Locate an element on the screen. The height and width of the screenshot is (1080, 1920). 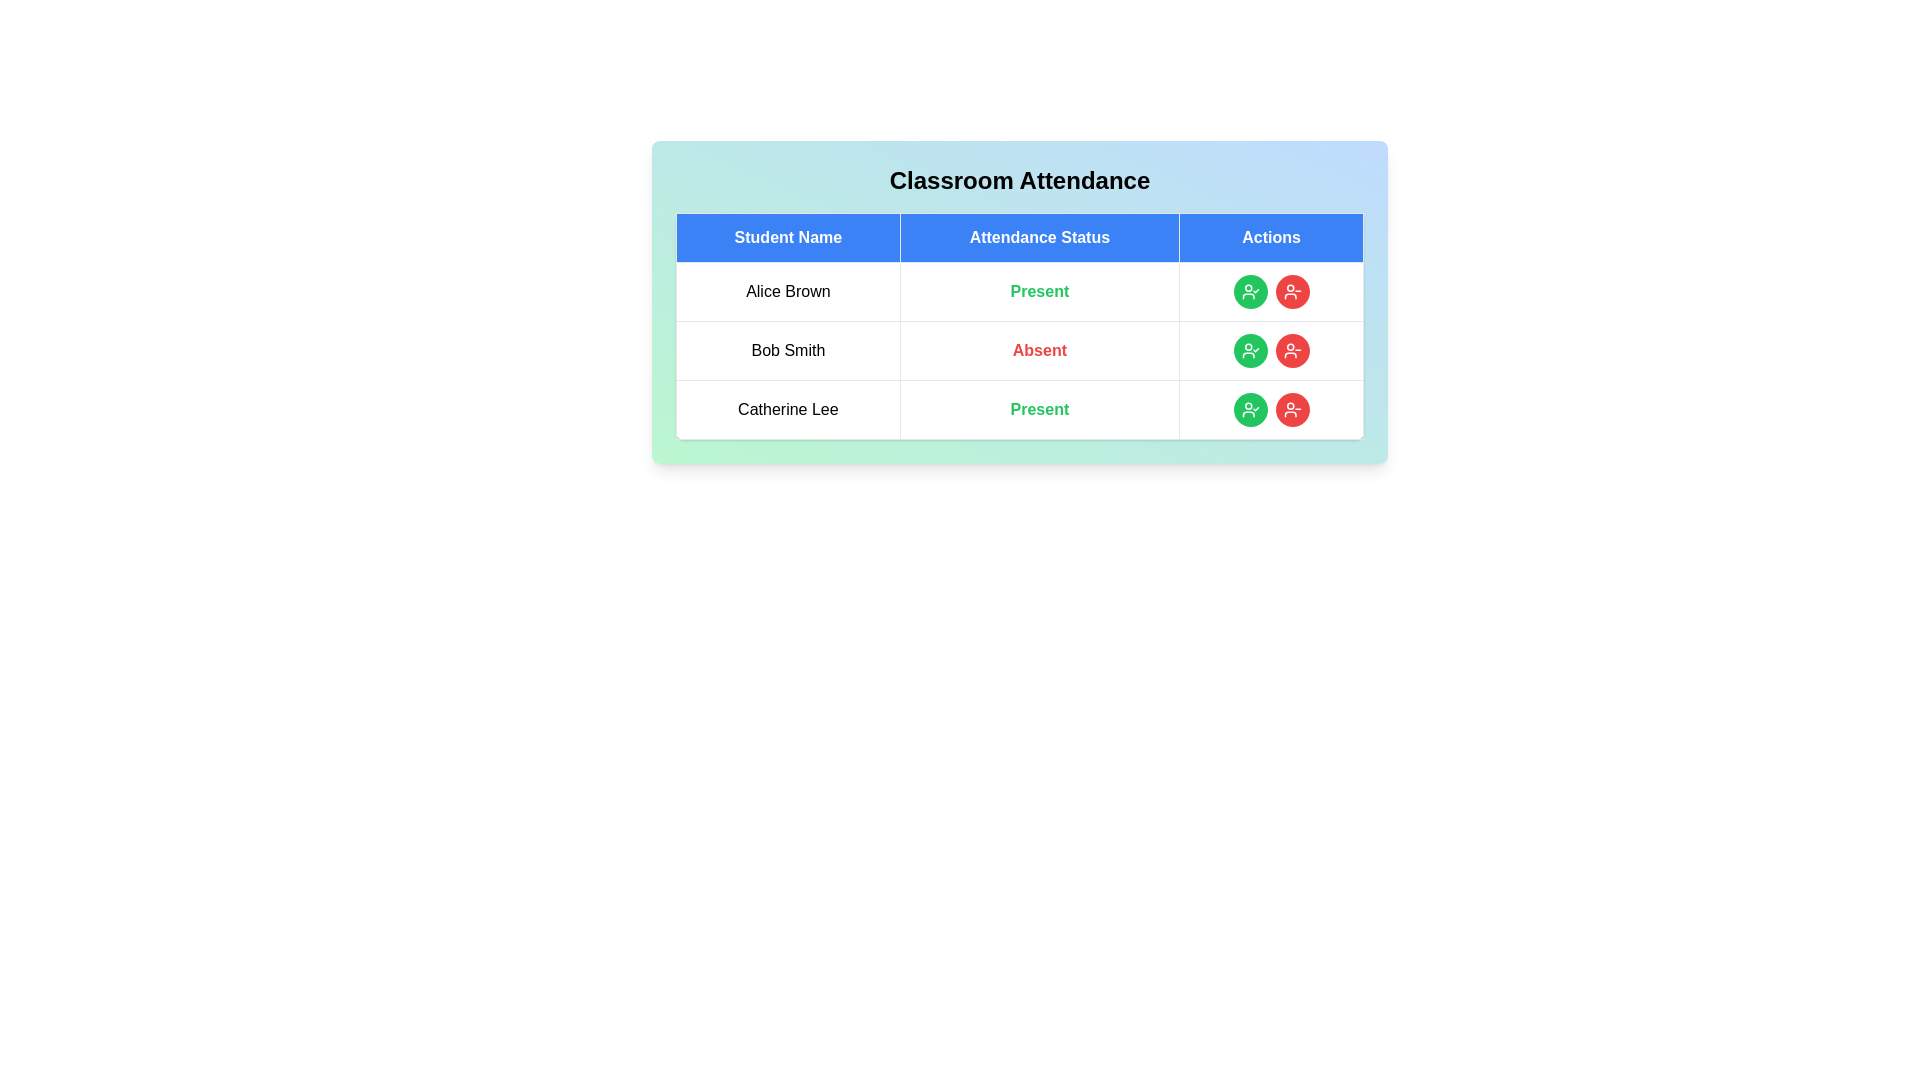
the row corresponding to Catherine Lee to observe the visual feedback is located at coordinates (1019, 408).